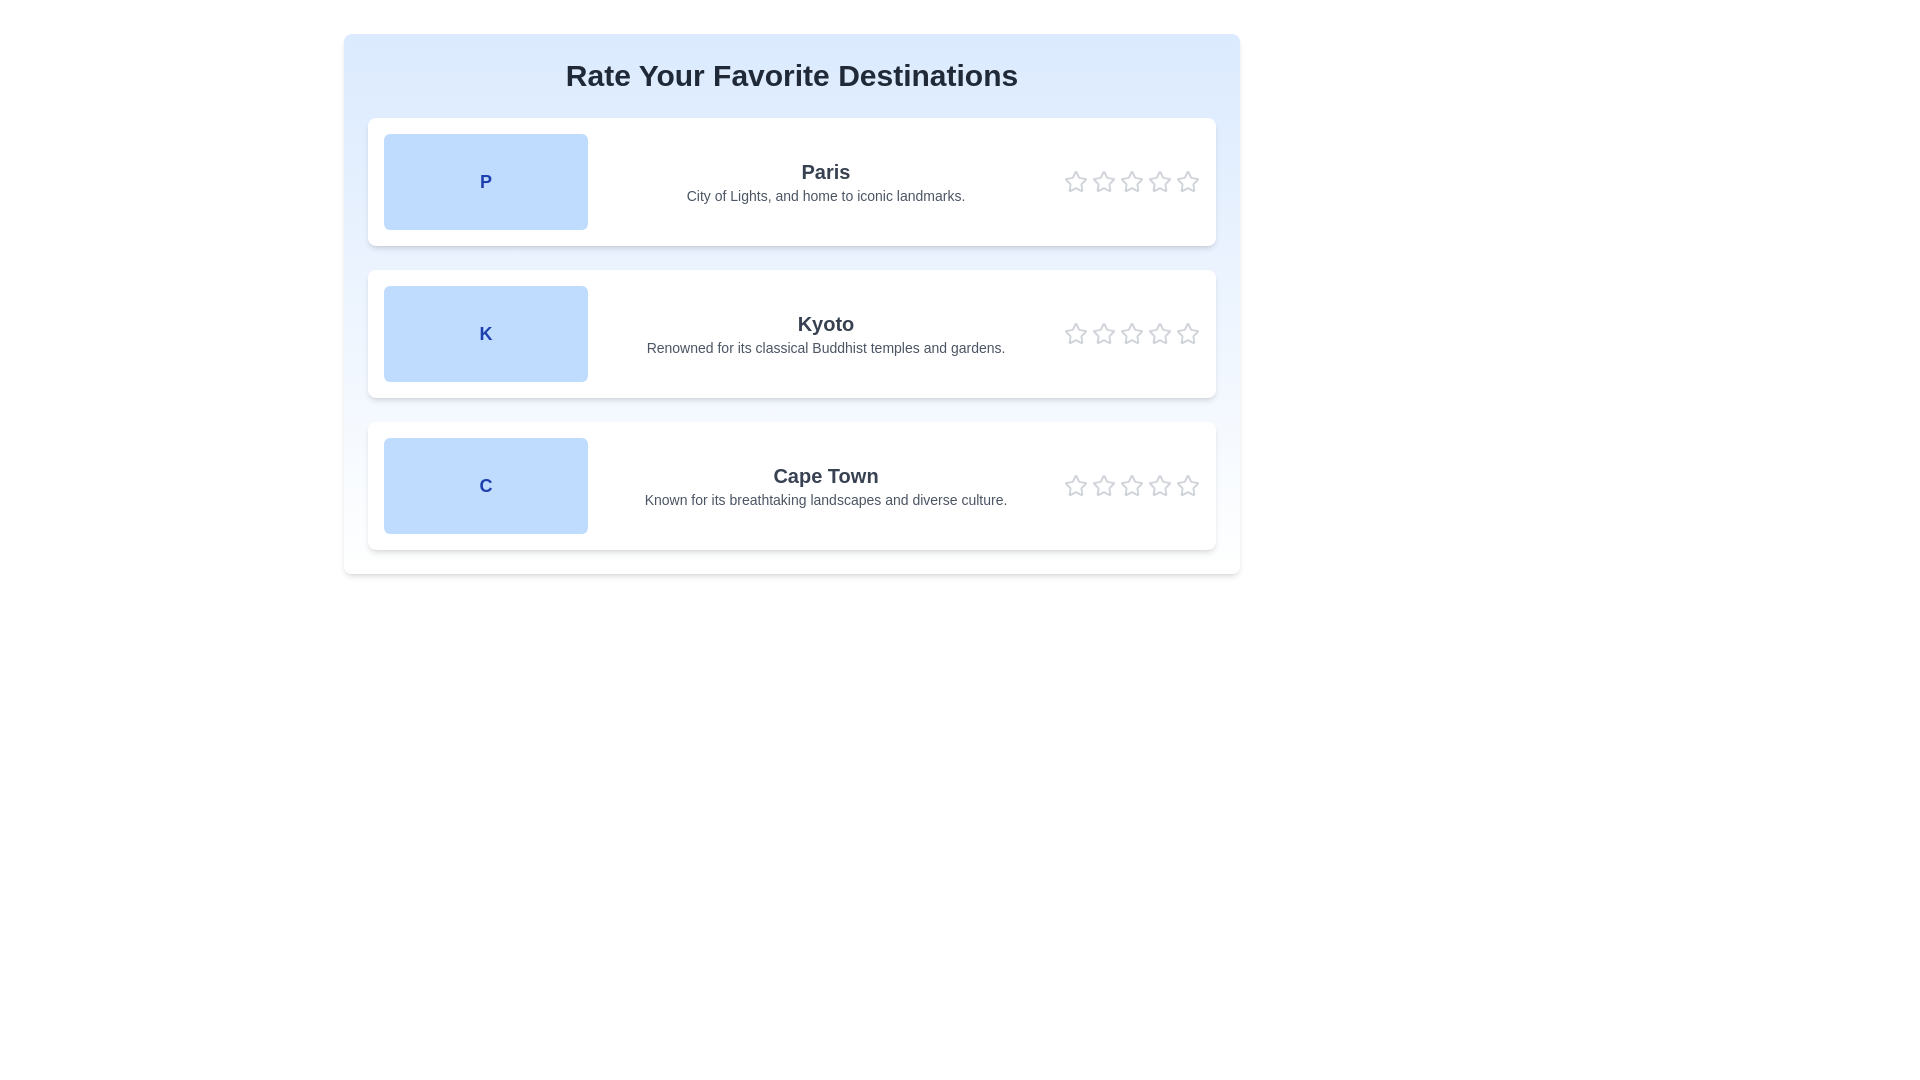 The width and height of the screenshot is (1920, 1080). What do you see at coordinates (1132, 181) in the screenshot?
I see `to select multiple stars, starting from the third star in the rating system for the 'Paris' section` at bounding box center [1132, 181].